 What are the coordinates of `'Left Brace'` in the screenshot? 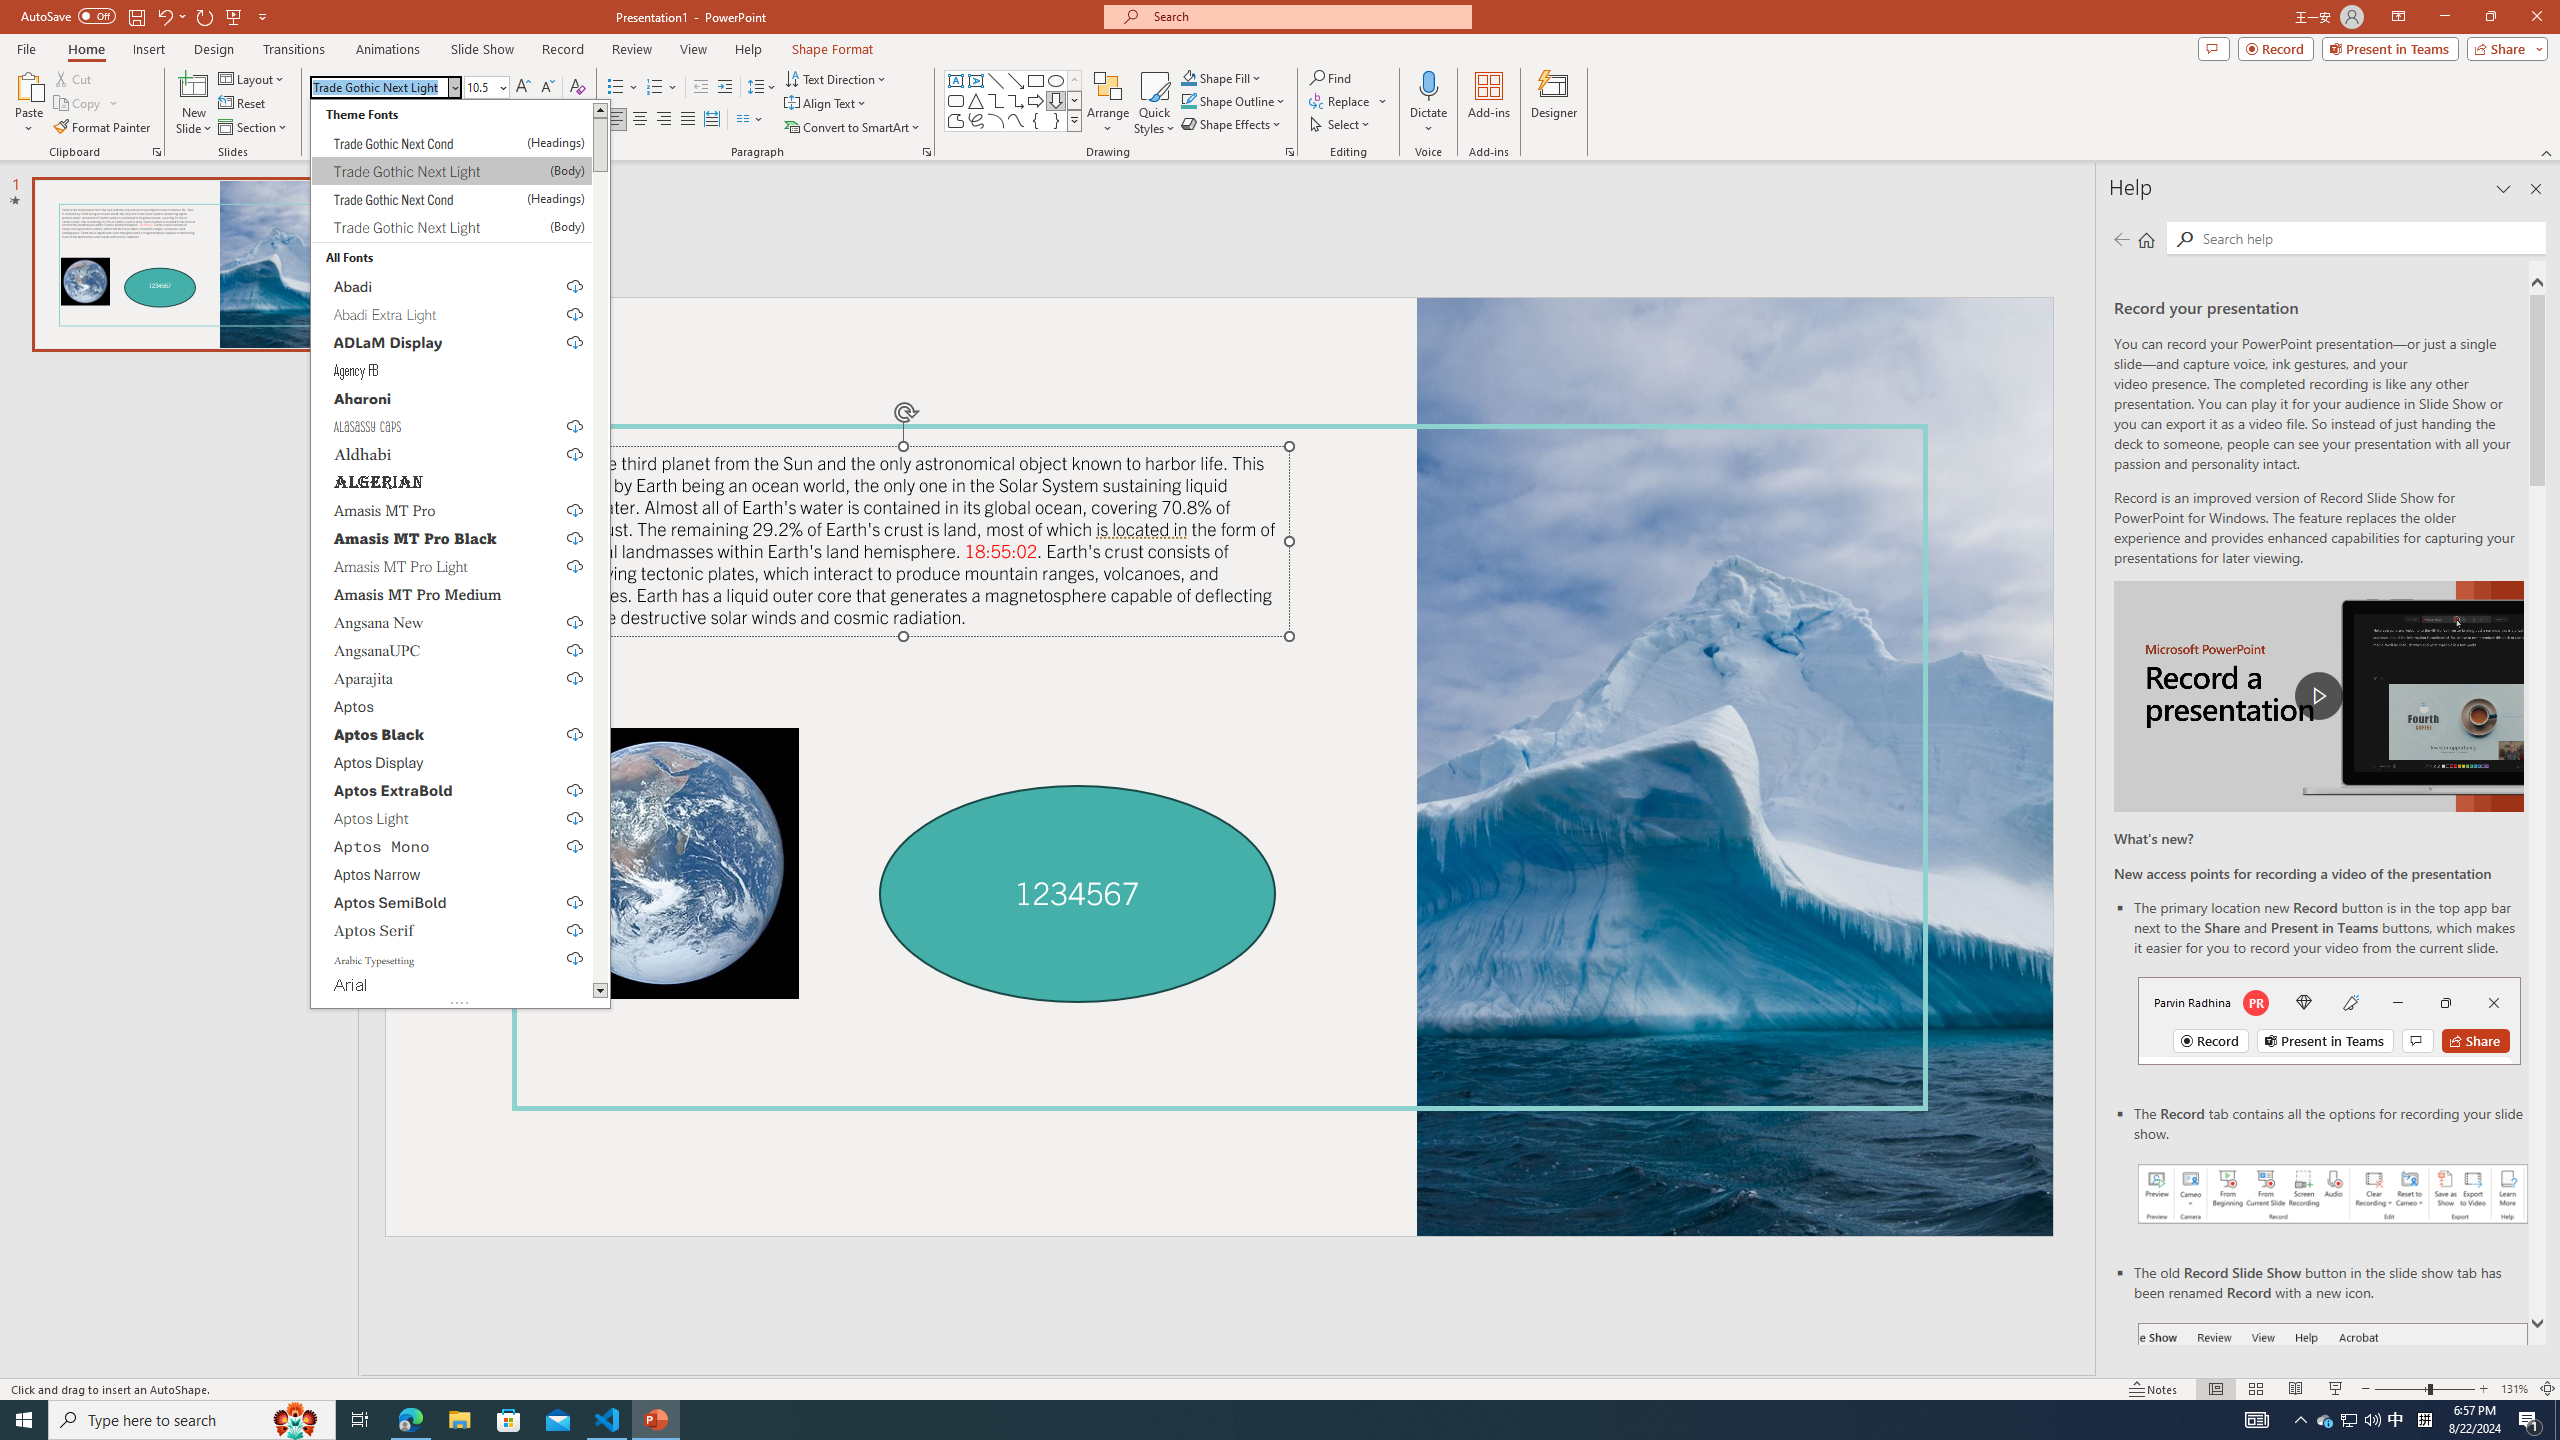 It's located at (1035, 119).